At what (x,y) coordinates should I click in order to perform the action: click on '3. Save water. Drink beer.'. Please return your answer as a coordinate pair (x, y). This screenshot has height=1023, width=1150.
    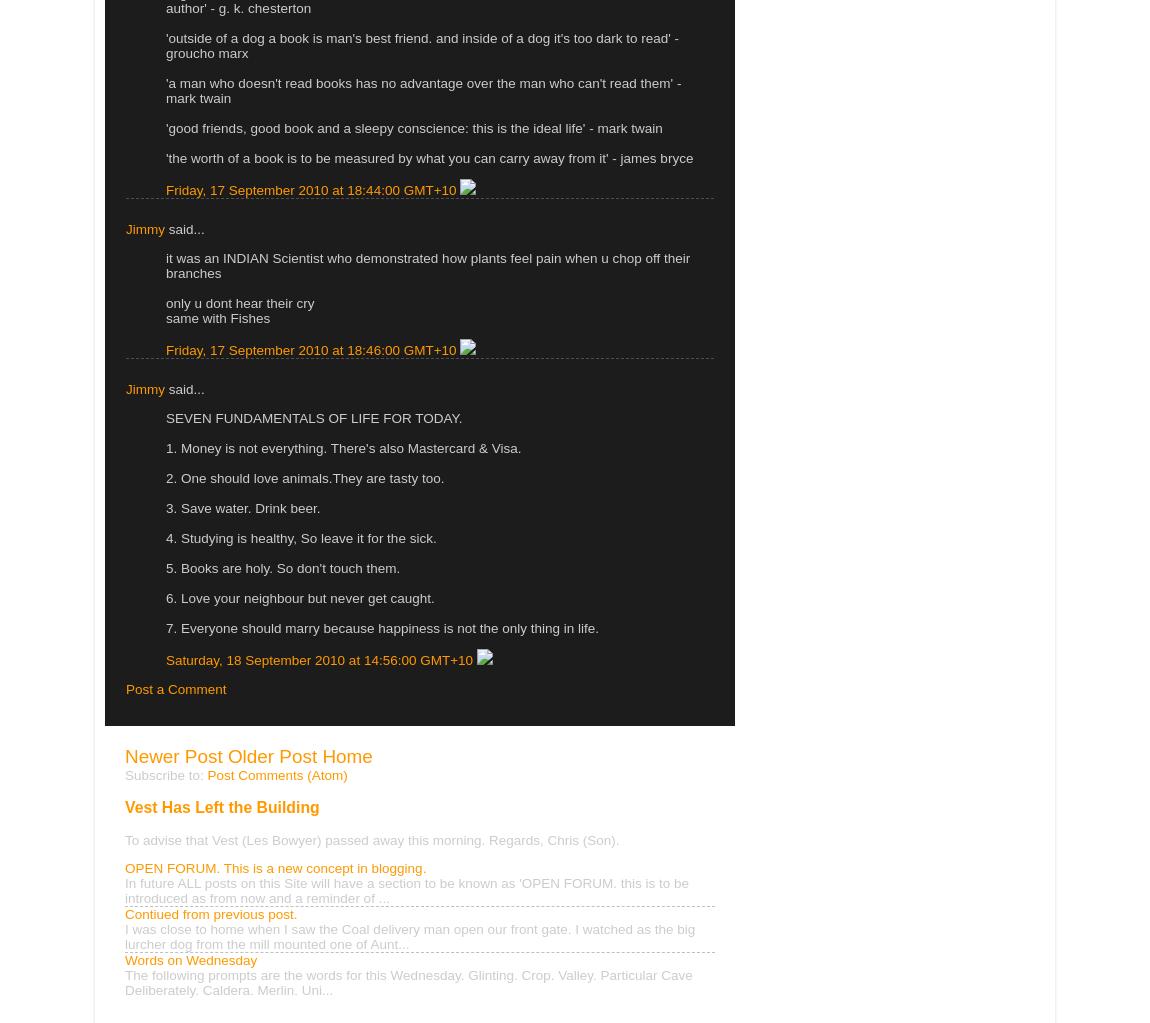
    Looking at the image, I should click on (164, 507).